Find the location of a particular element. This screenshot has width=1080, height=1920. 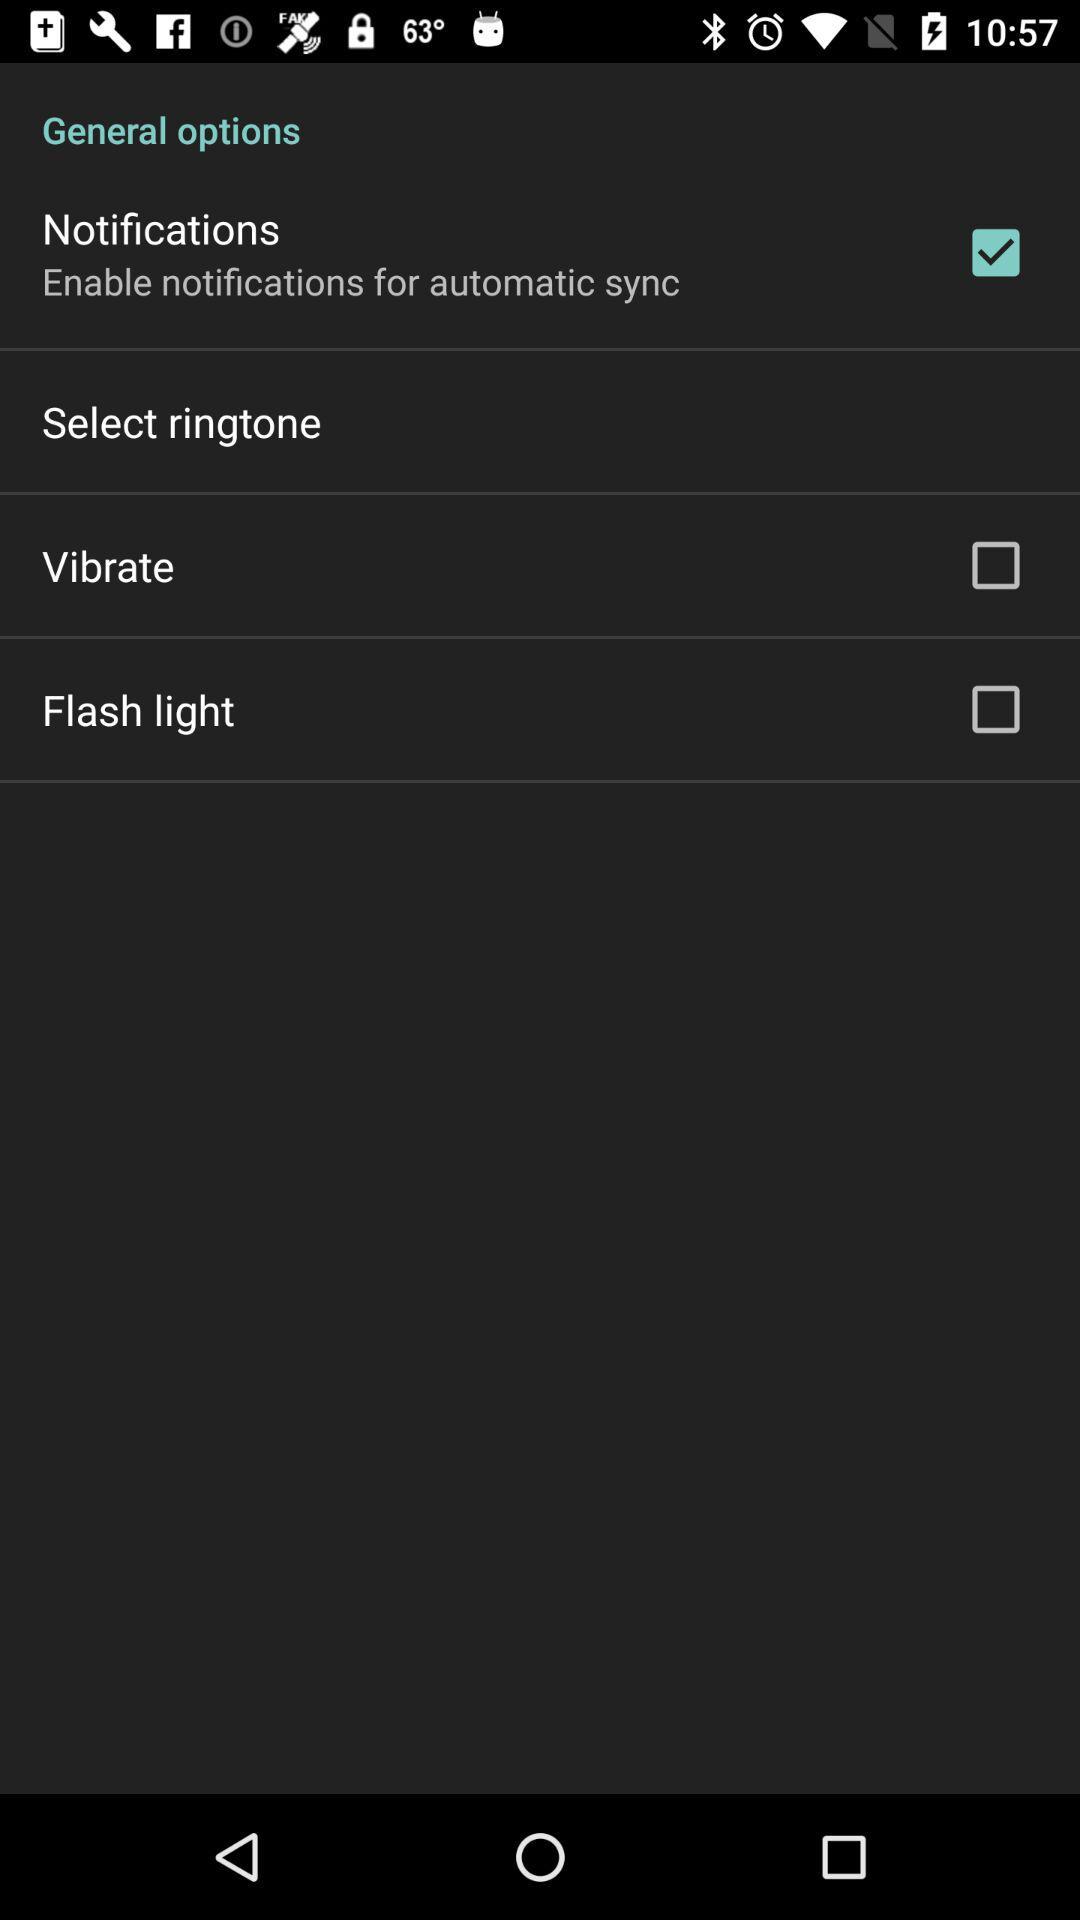

icon above the flash light icon is located at coordinates (108, 564).